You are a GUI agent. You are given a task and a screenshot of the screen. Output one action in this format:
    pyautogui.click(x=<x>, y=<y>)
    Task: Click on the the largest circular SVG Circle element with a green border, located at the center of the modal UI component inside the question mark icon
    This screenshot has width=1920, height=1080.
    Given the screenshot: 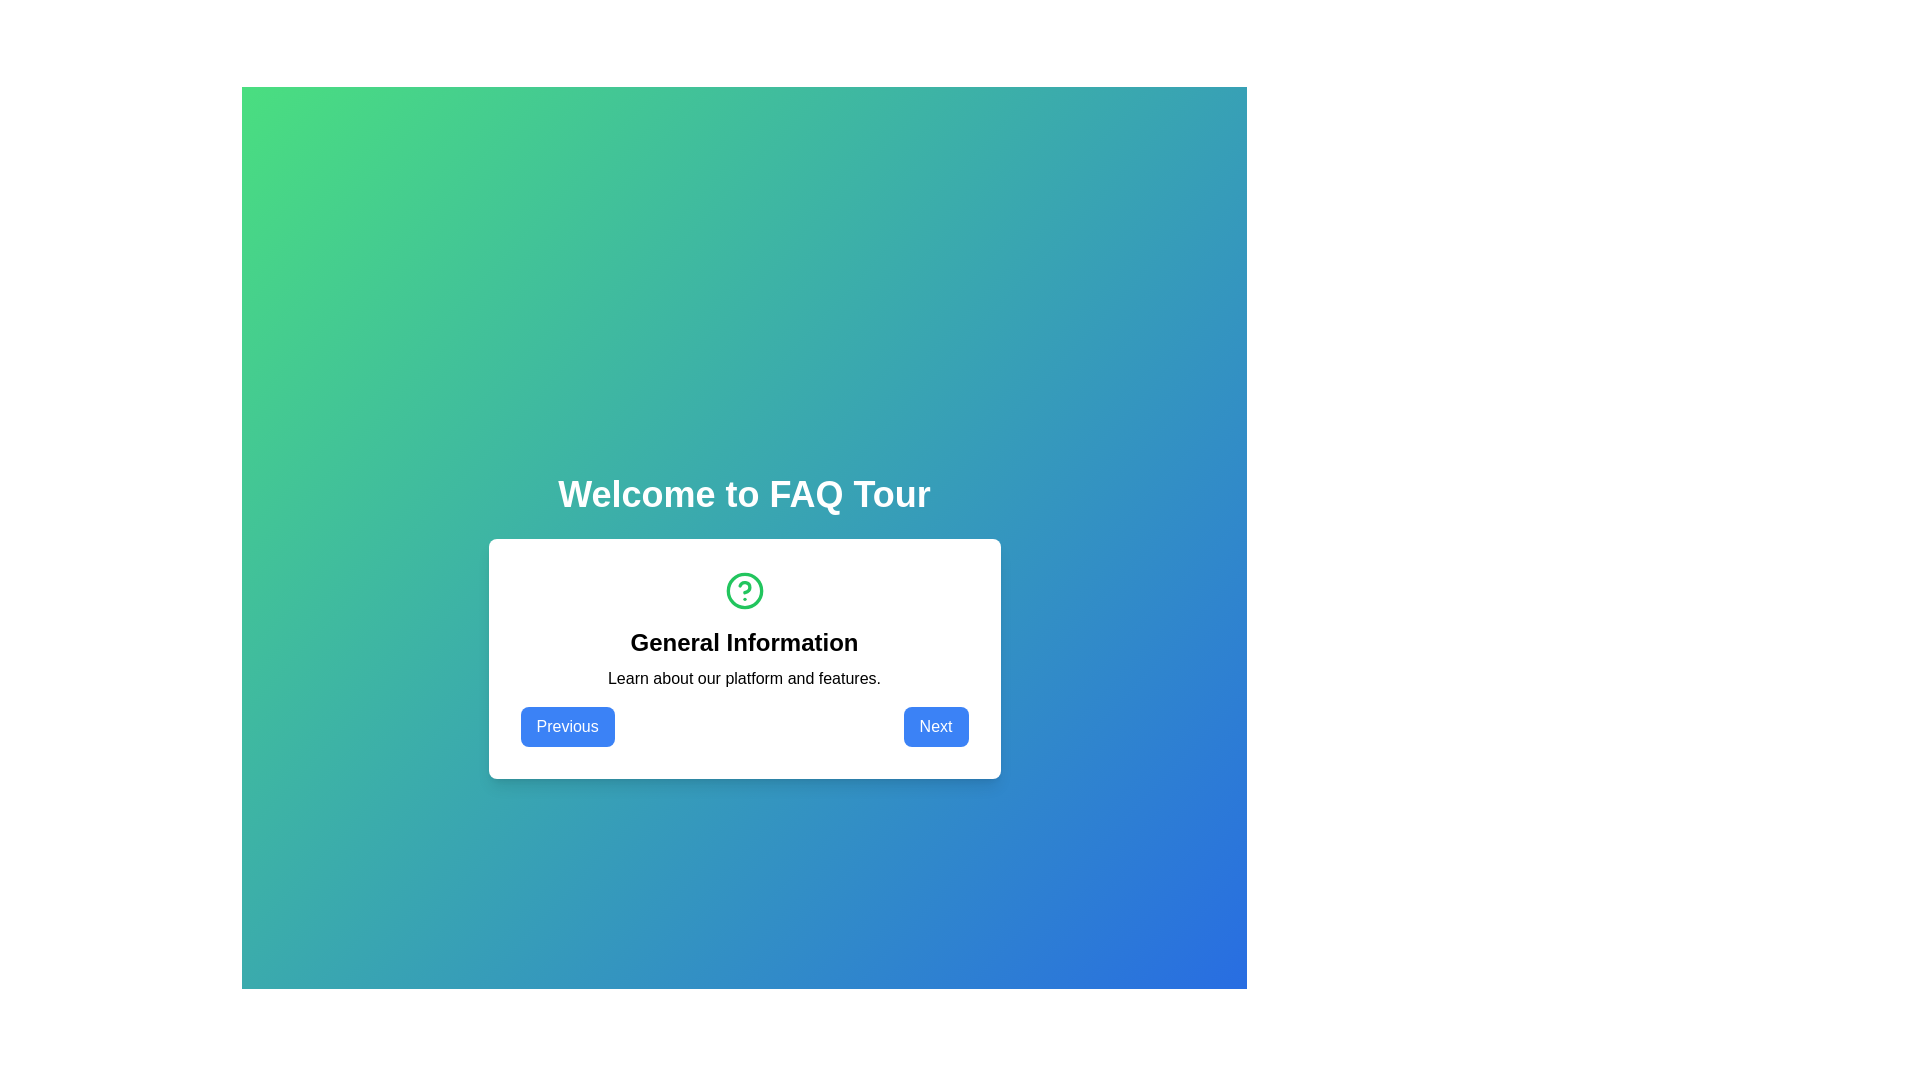 What is the action you would take?
    pyautogui.click(x=743, y=589)
    